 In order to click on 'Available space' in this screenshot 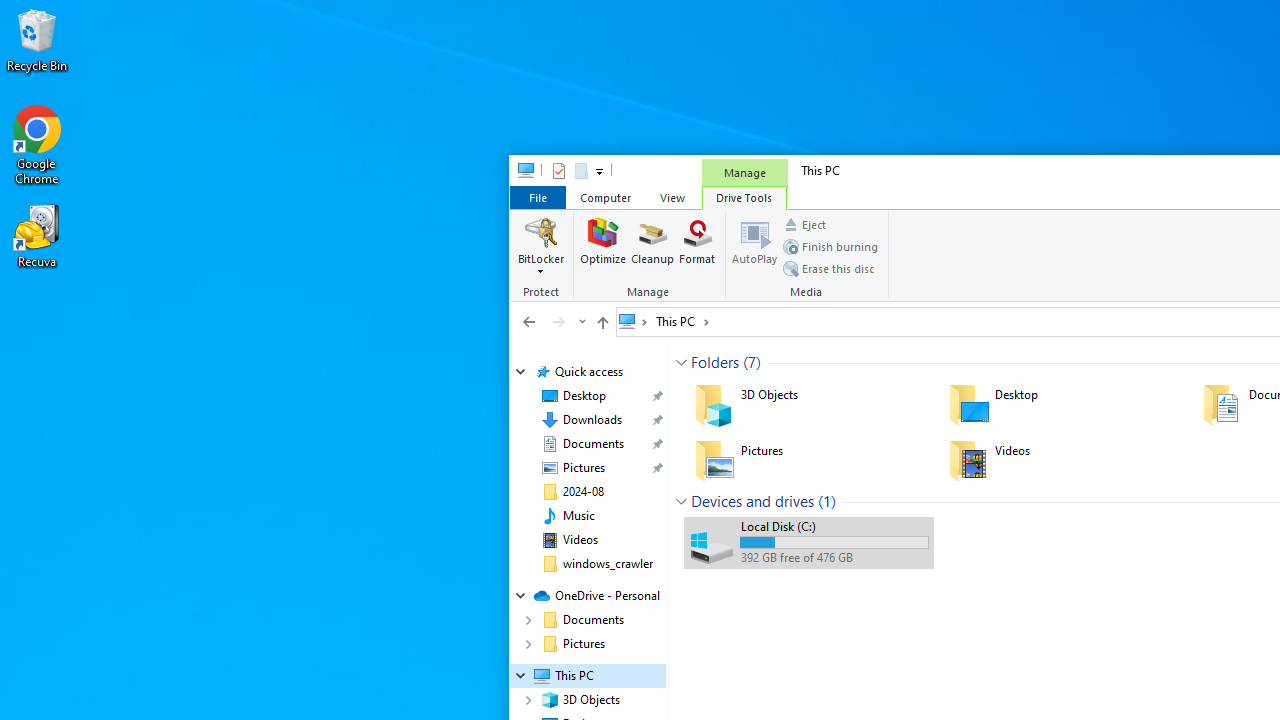, I will do `click(834, 558)`.